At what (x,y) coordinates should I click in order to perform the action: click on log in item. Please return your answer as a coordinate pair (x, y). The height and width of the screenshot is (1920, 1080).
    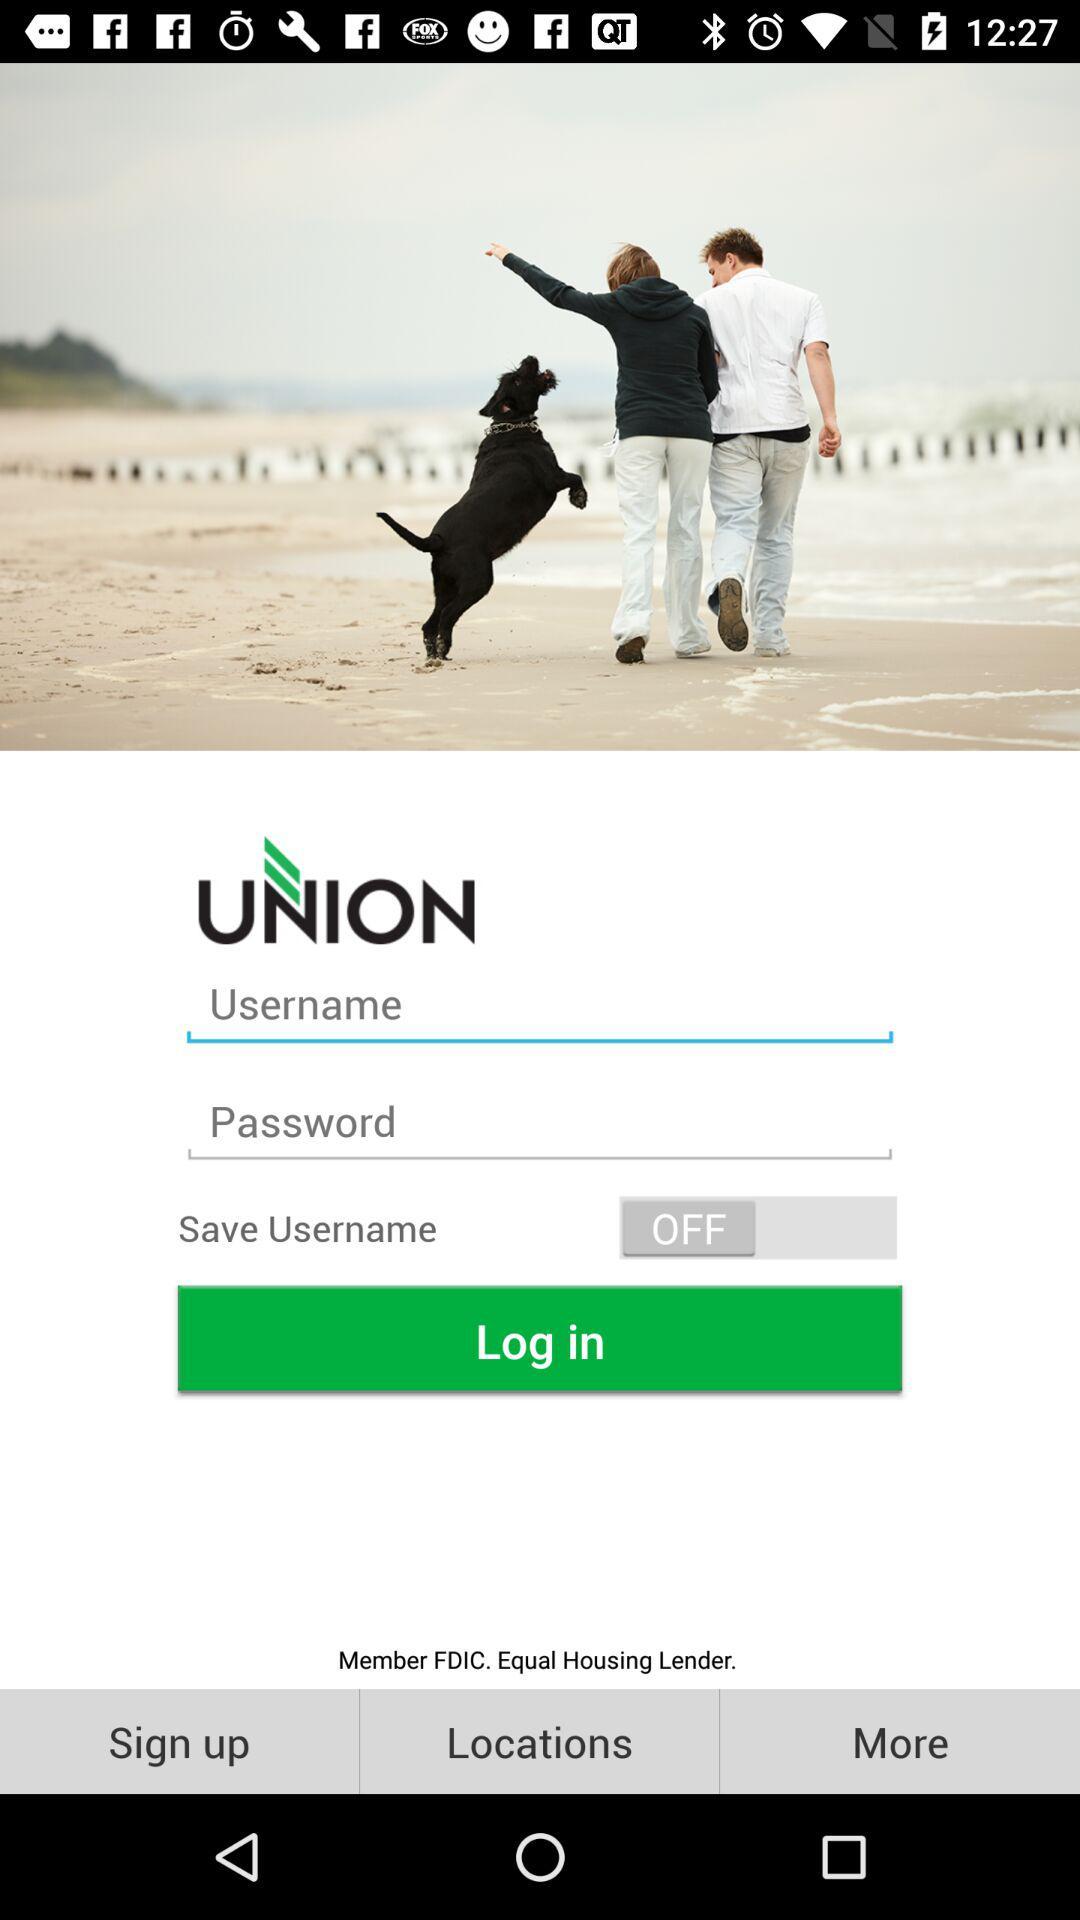
    Looking at the image, I should click on (540, 1340).